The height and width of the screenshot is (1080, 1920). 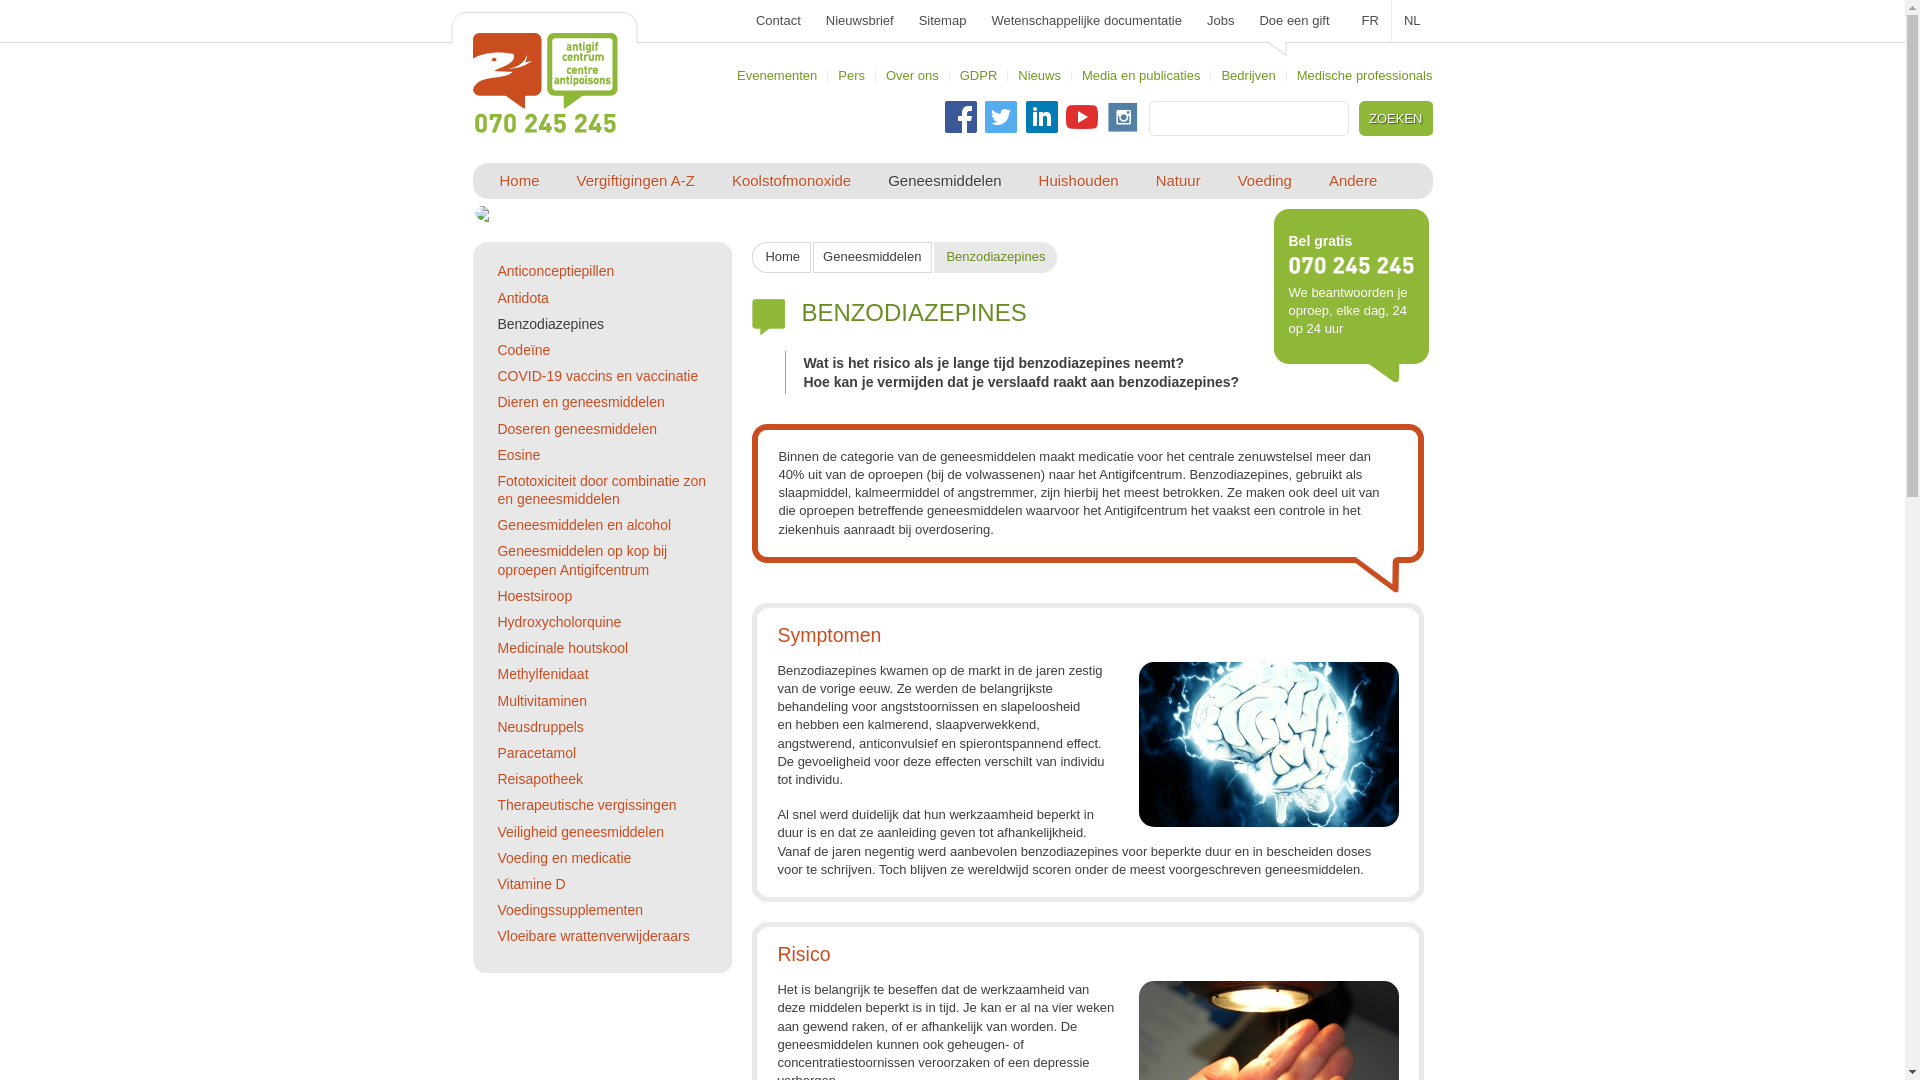 What do you see at coordinates (1264, 181) in the screenshot?
I see `'Voeding'` at bounding box center [1264, 181].